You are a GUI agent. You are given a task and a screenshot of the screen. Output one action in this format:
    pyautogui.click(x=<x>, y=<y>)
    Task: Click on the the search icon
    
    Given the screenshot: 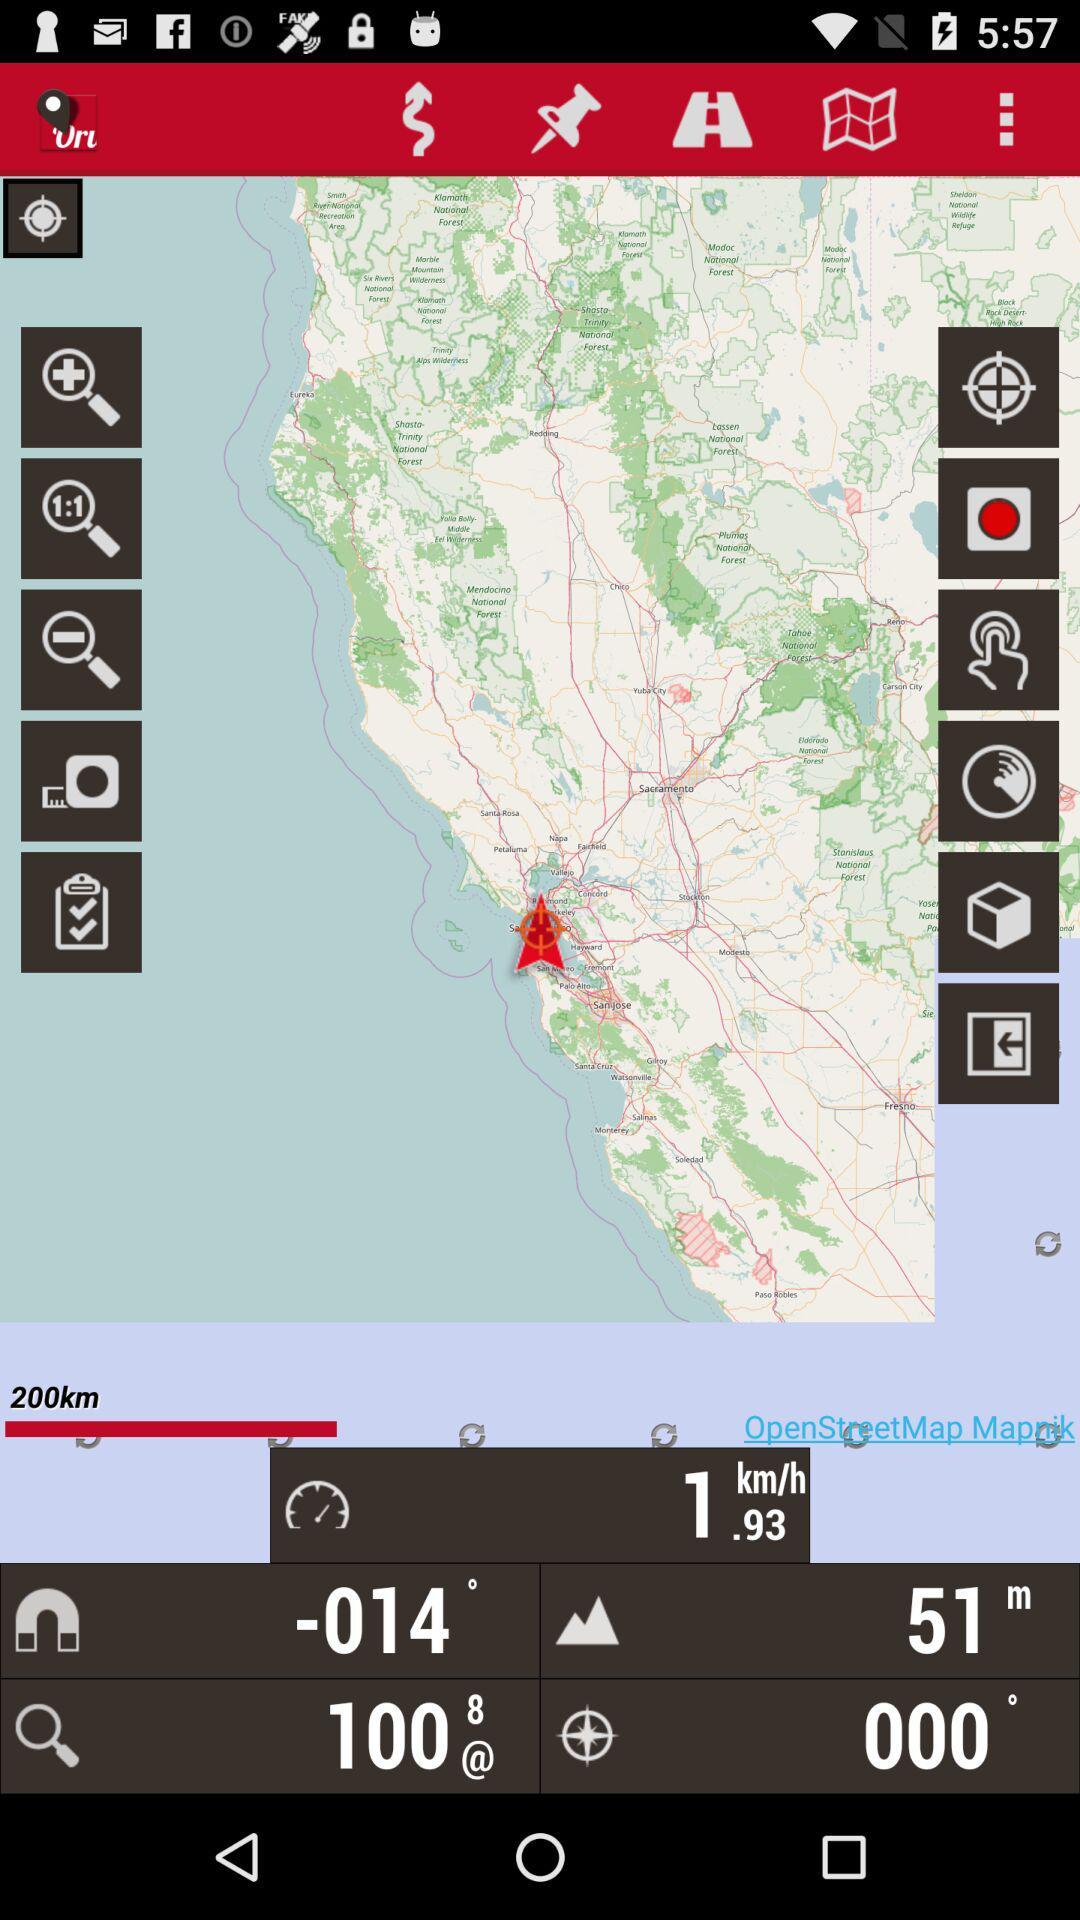 What is the action you would take?
    pyautogui.click(x=80, y=555)
    